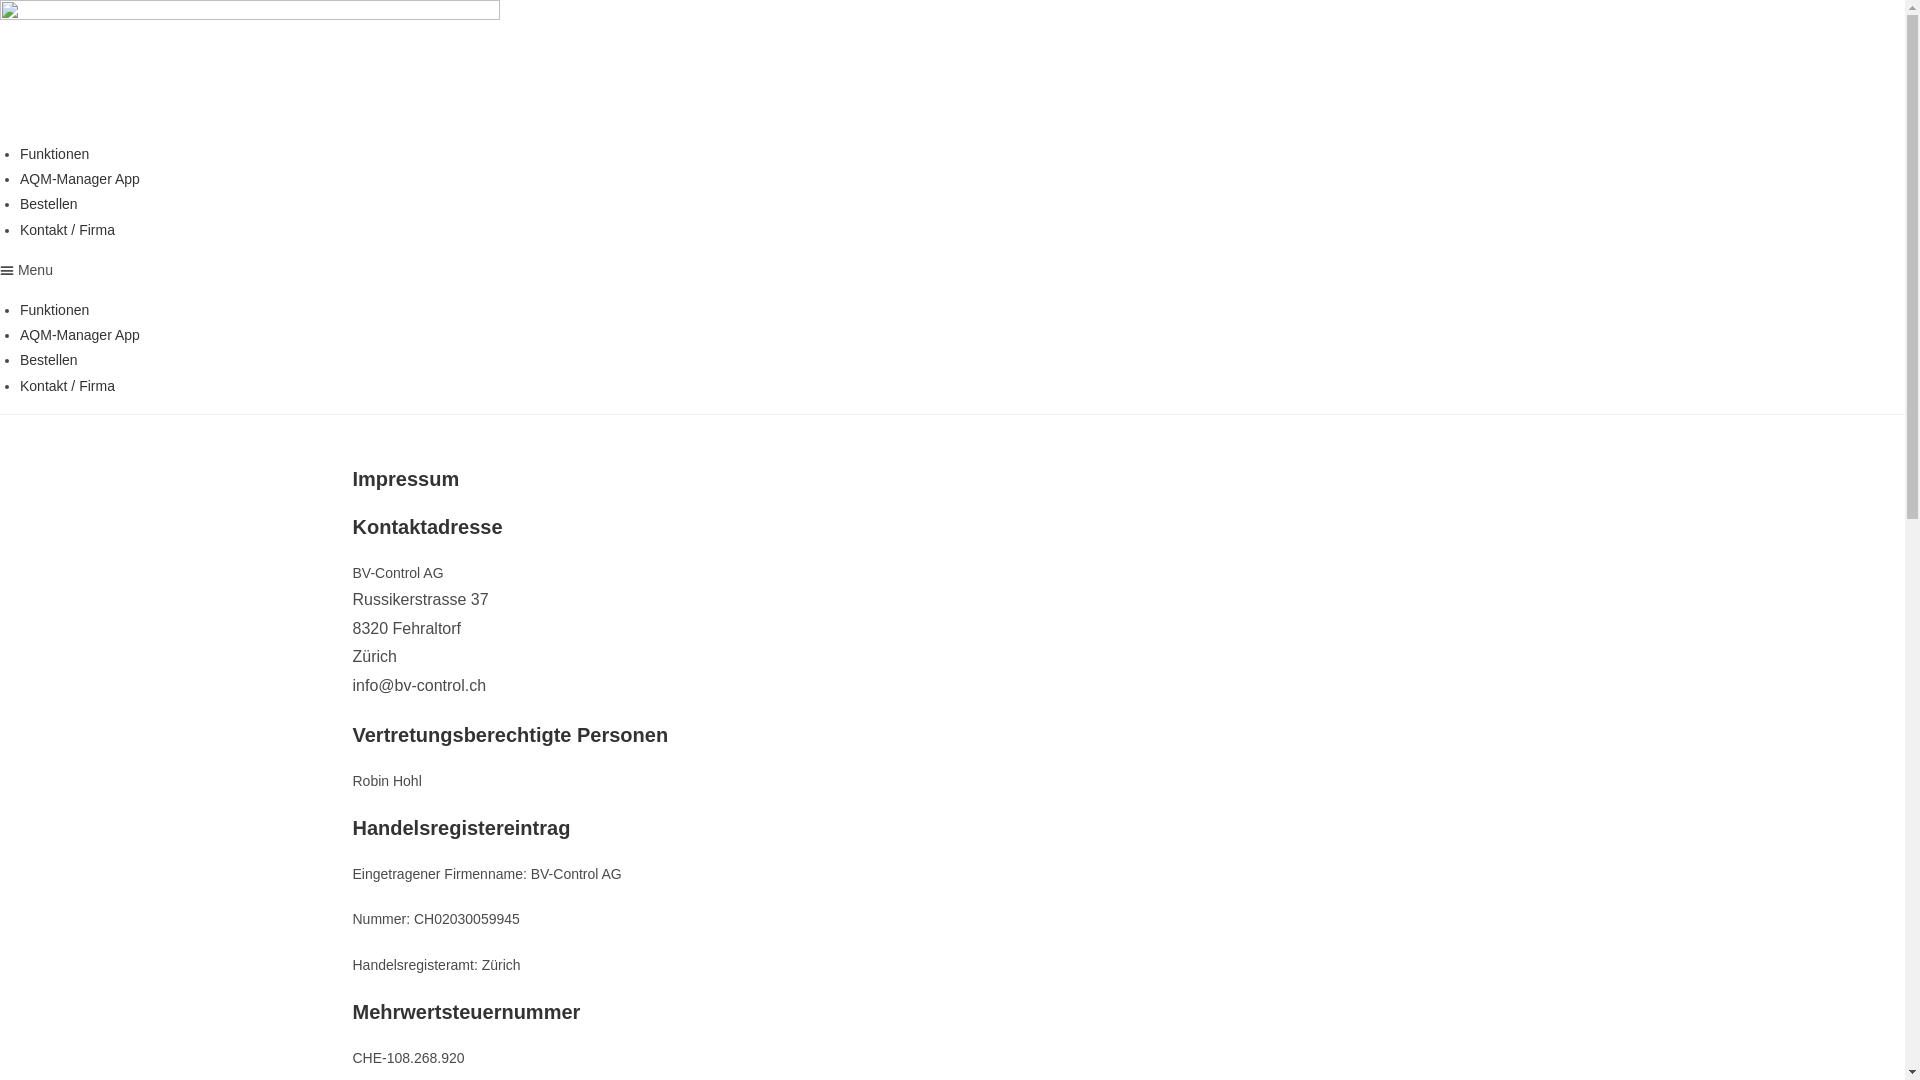  I want to click on 'Kontakt / Firma', so click(19, 385).